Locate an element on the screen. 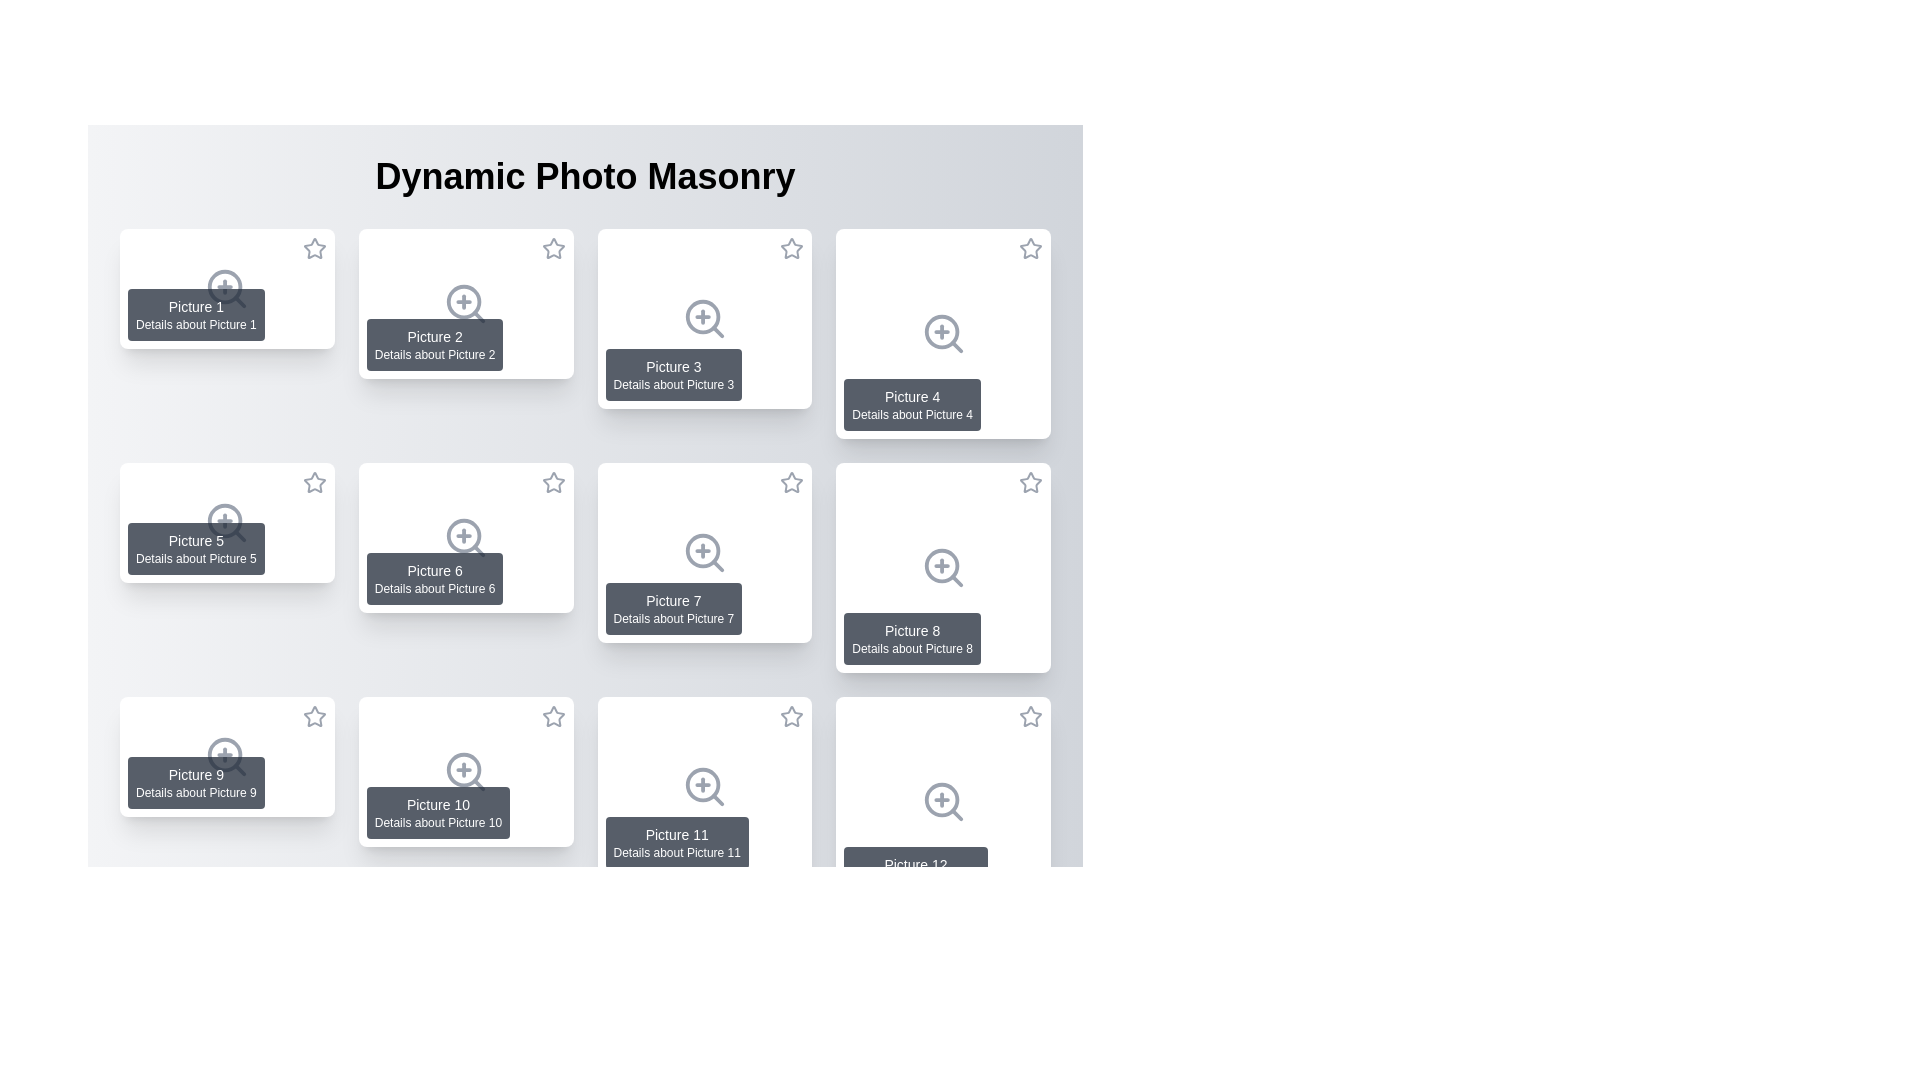  the Text Label providing additional details for 'Picture 4' is located at coordinates (911, 414).